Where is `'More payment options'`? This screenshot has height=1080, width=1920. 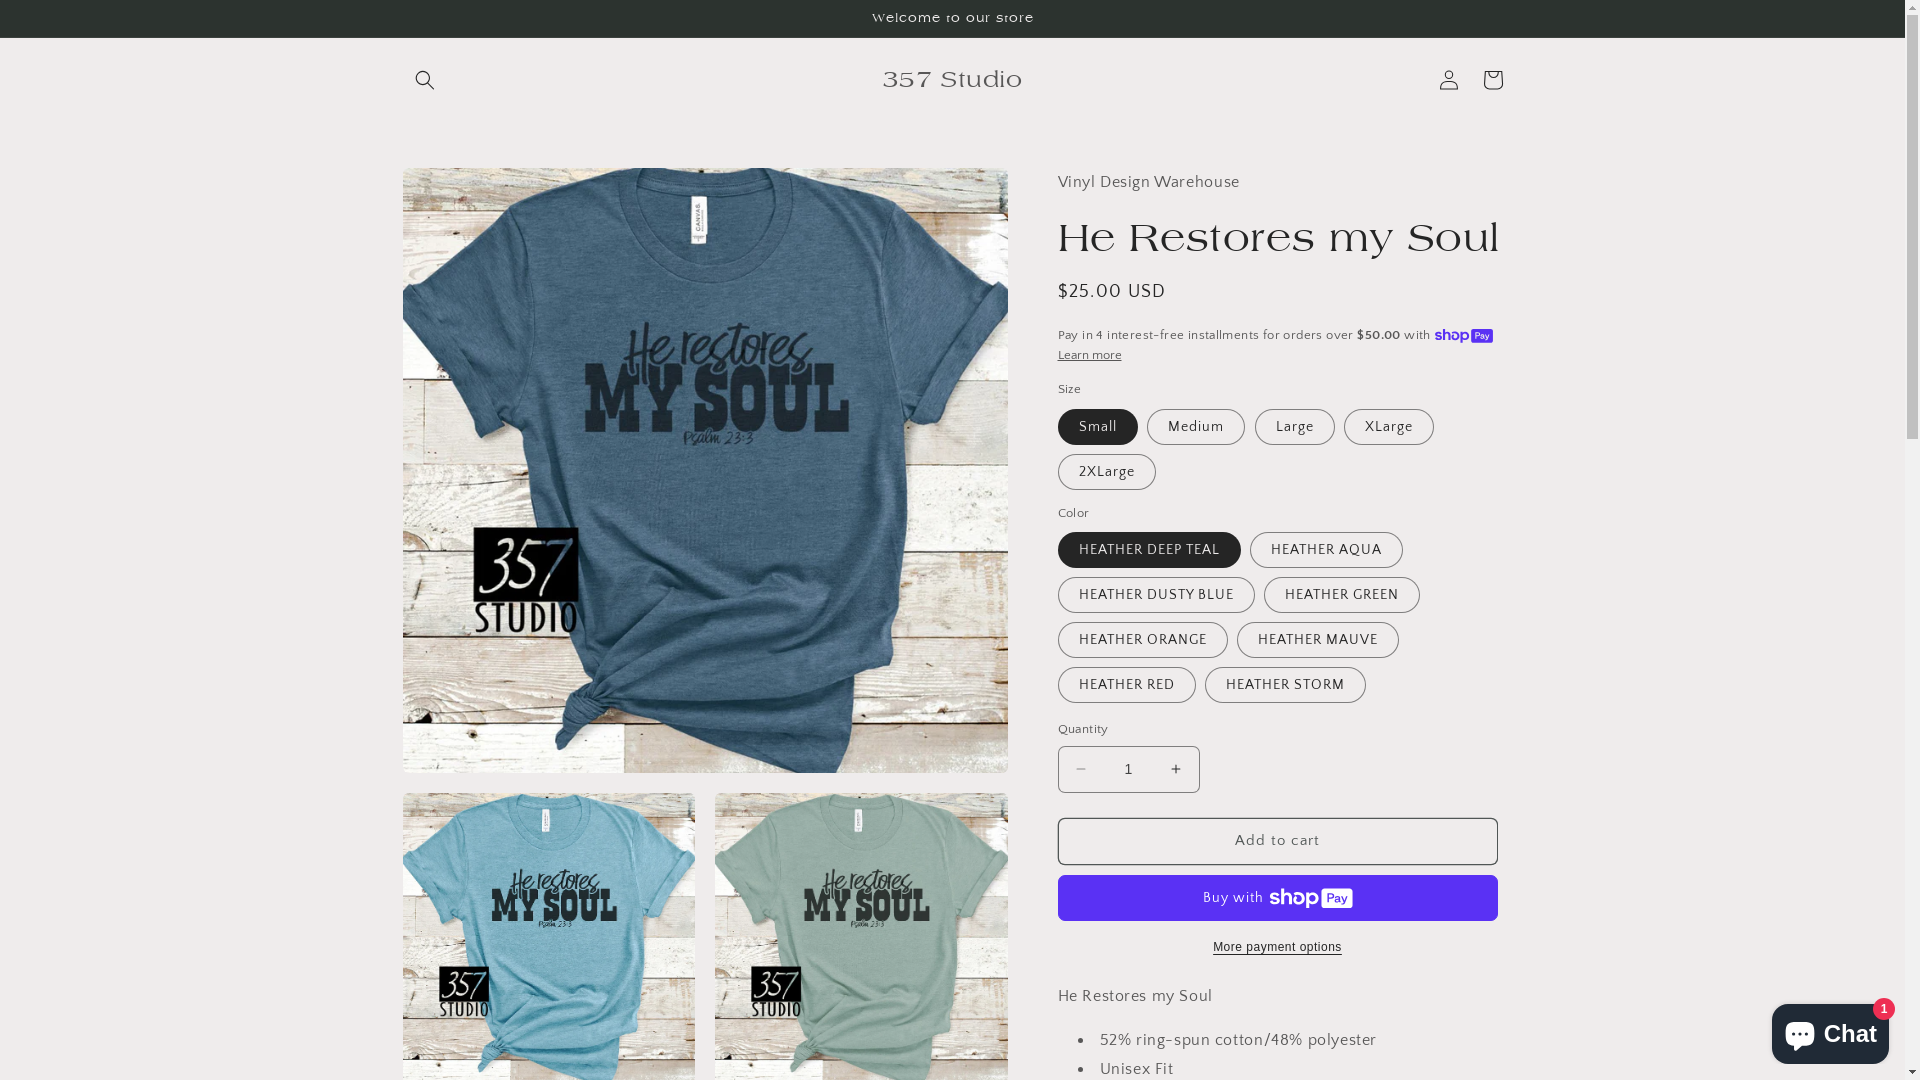 'More payment options' is located at coordinates (1276, 946).